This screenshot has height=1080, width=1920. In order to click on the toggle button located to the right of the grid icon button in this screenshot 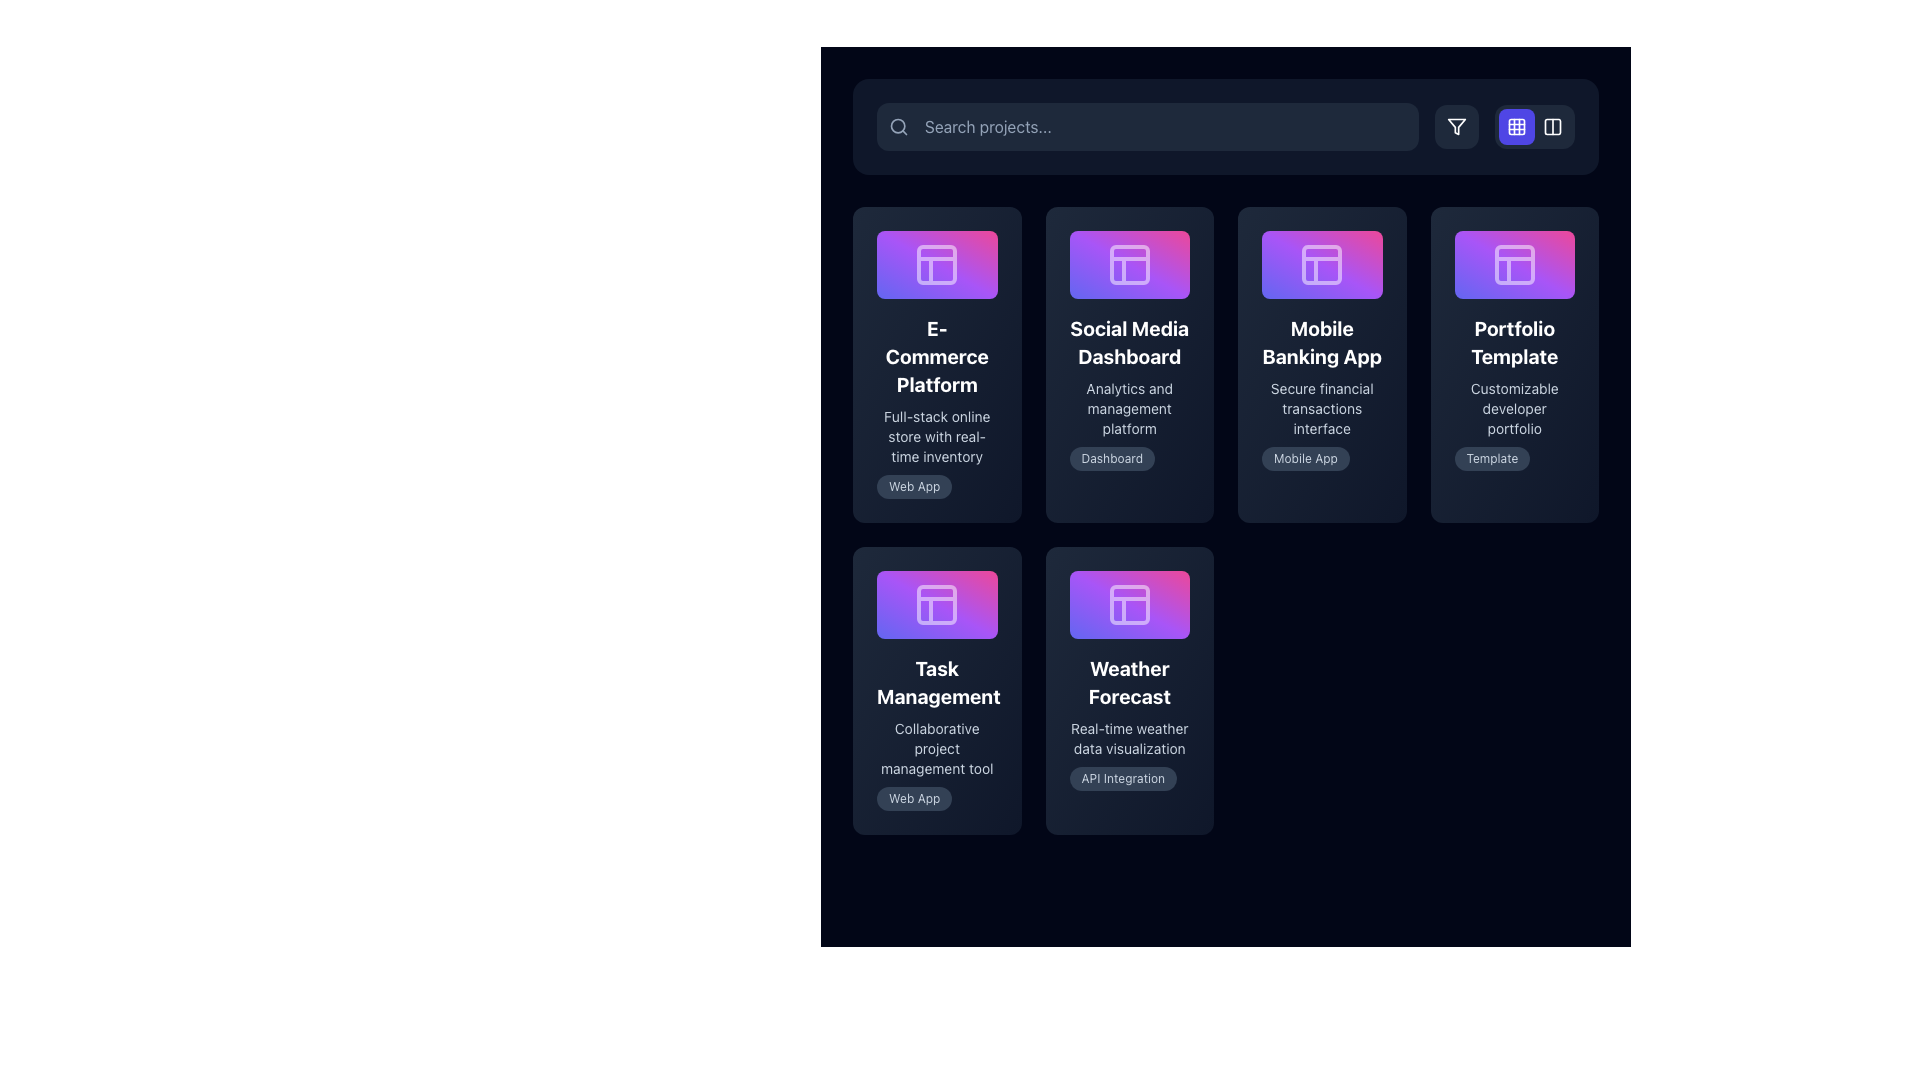, I will do `click(1552, 127)`.